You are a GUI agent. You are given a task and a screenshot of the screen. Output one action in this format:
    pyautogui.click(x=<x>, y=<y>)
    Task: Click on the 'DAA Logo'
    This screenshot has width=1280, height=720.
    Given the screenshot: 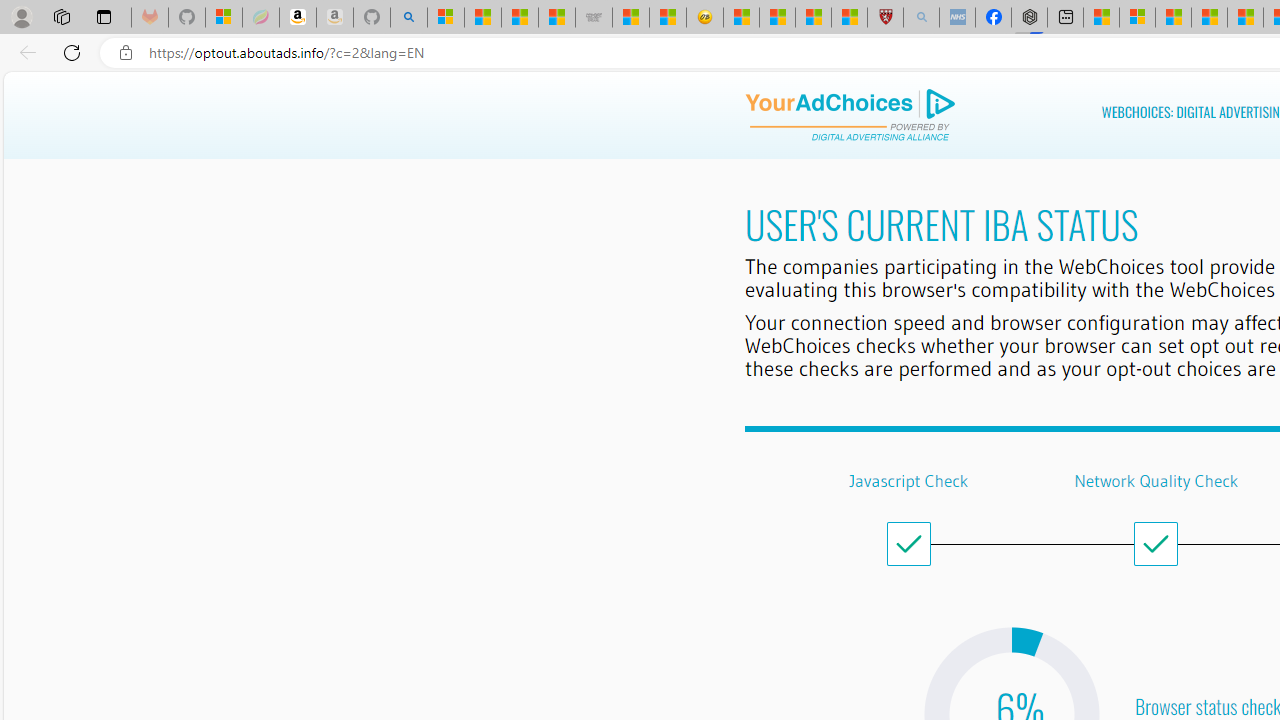 What is the action you would take?
    pyautogui.click(x=850, y=115)
    